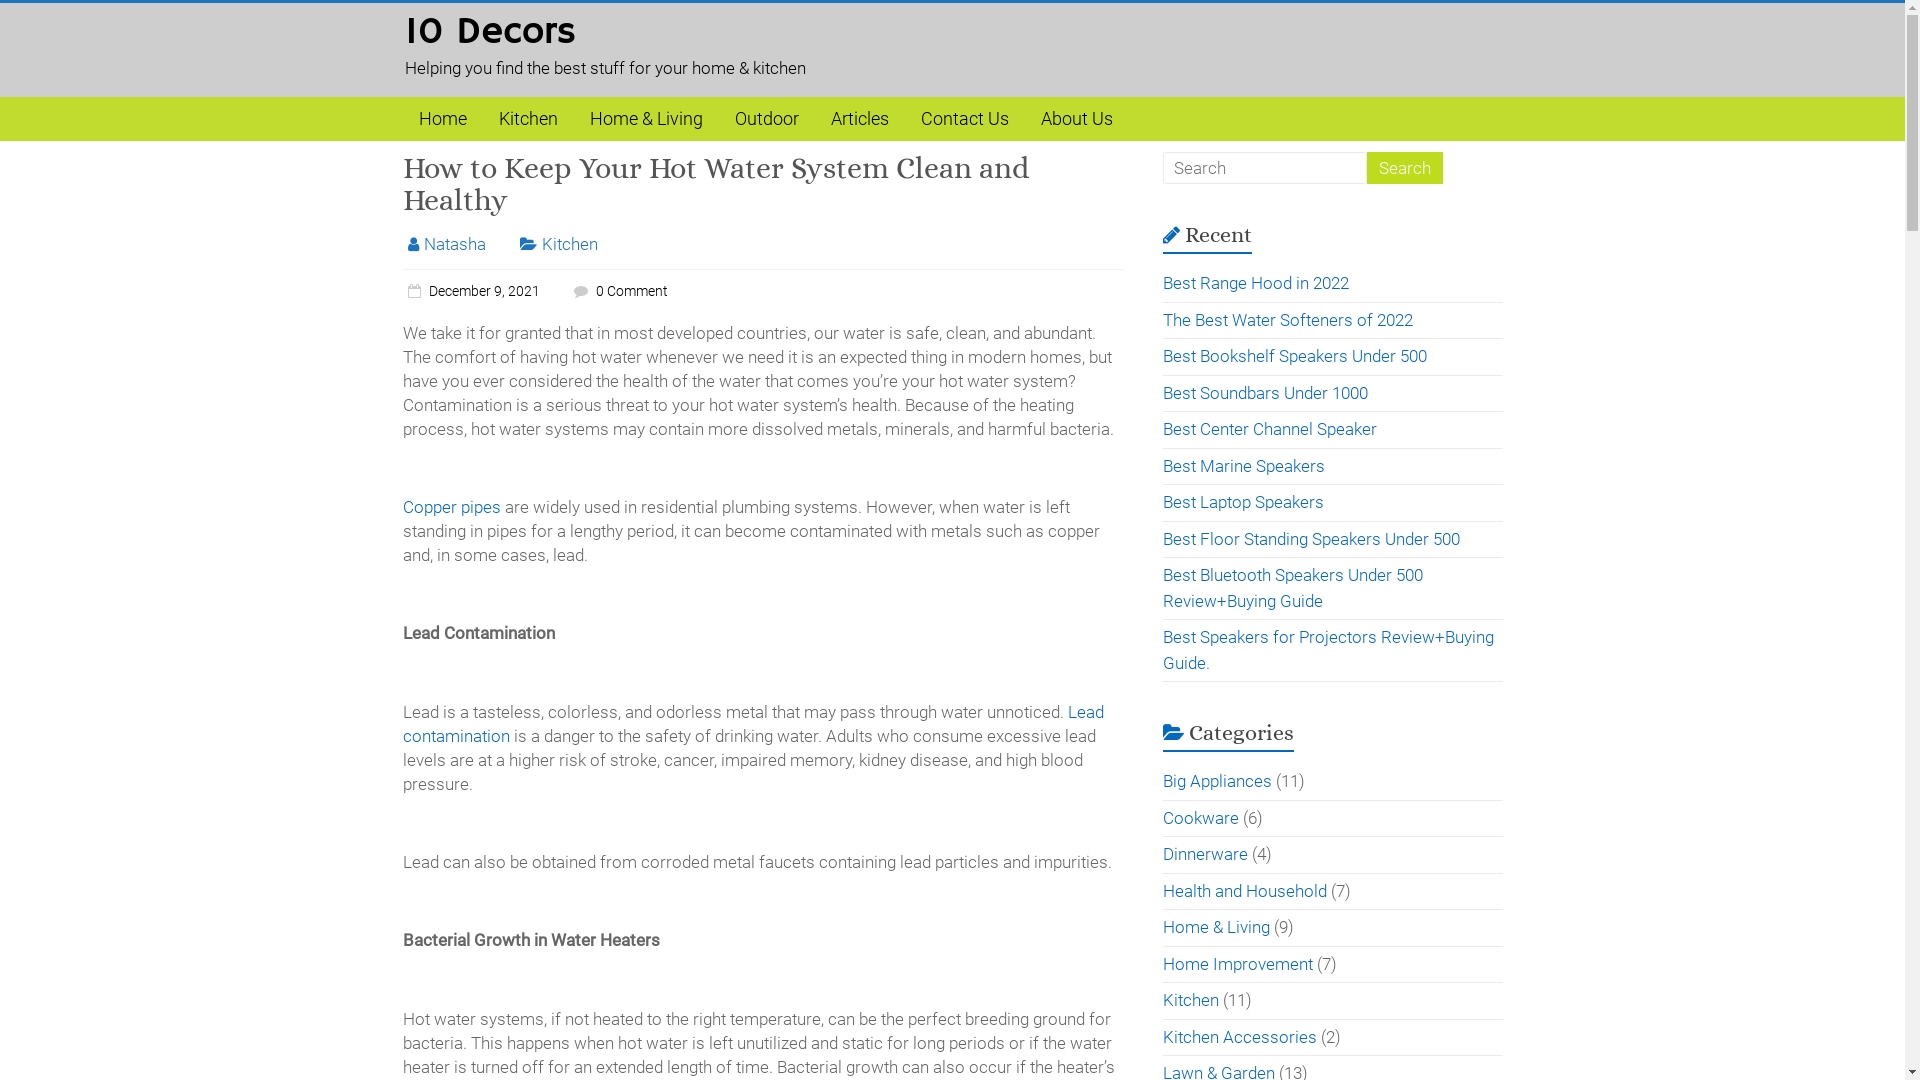 The height and width of the screenshot is (1080, 1920). What do you see at coordinates (1204, 853) in the screenshot?
I see `'Dinnerware'` at bounding box center [1204, 853].